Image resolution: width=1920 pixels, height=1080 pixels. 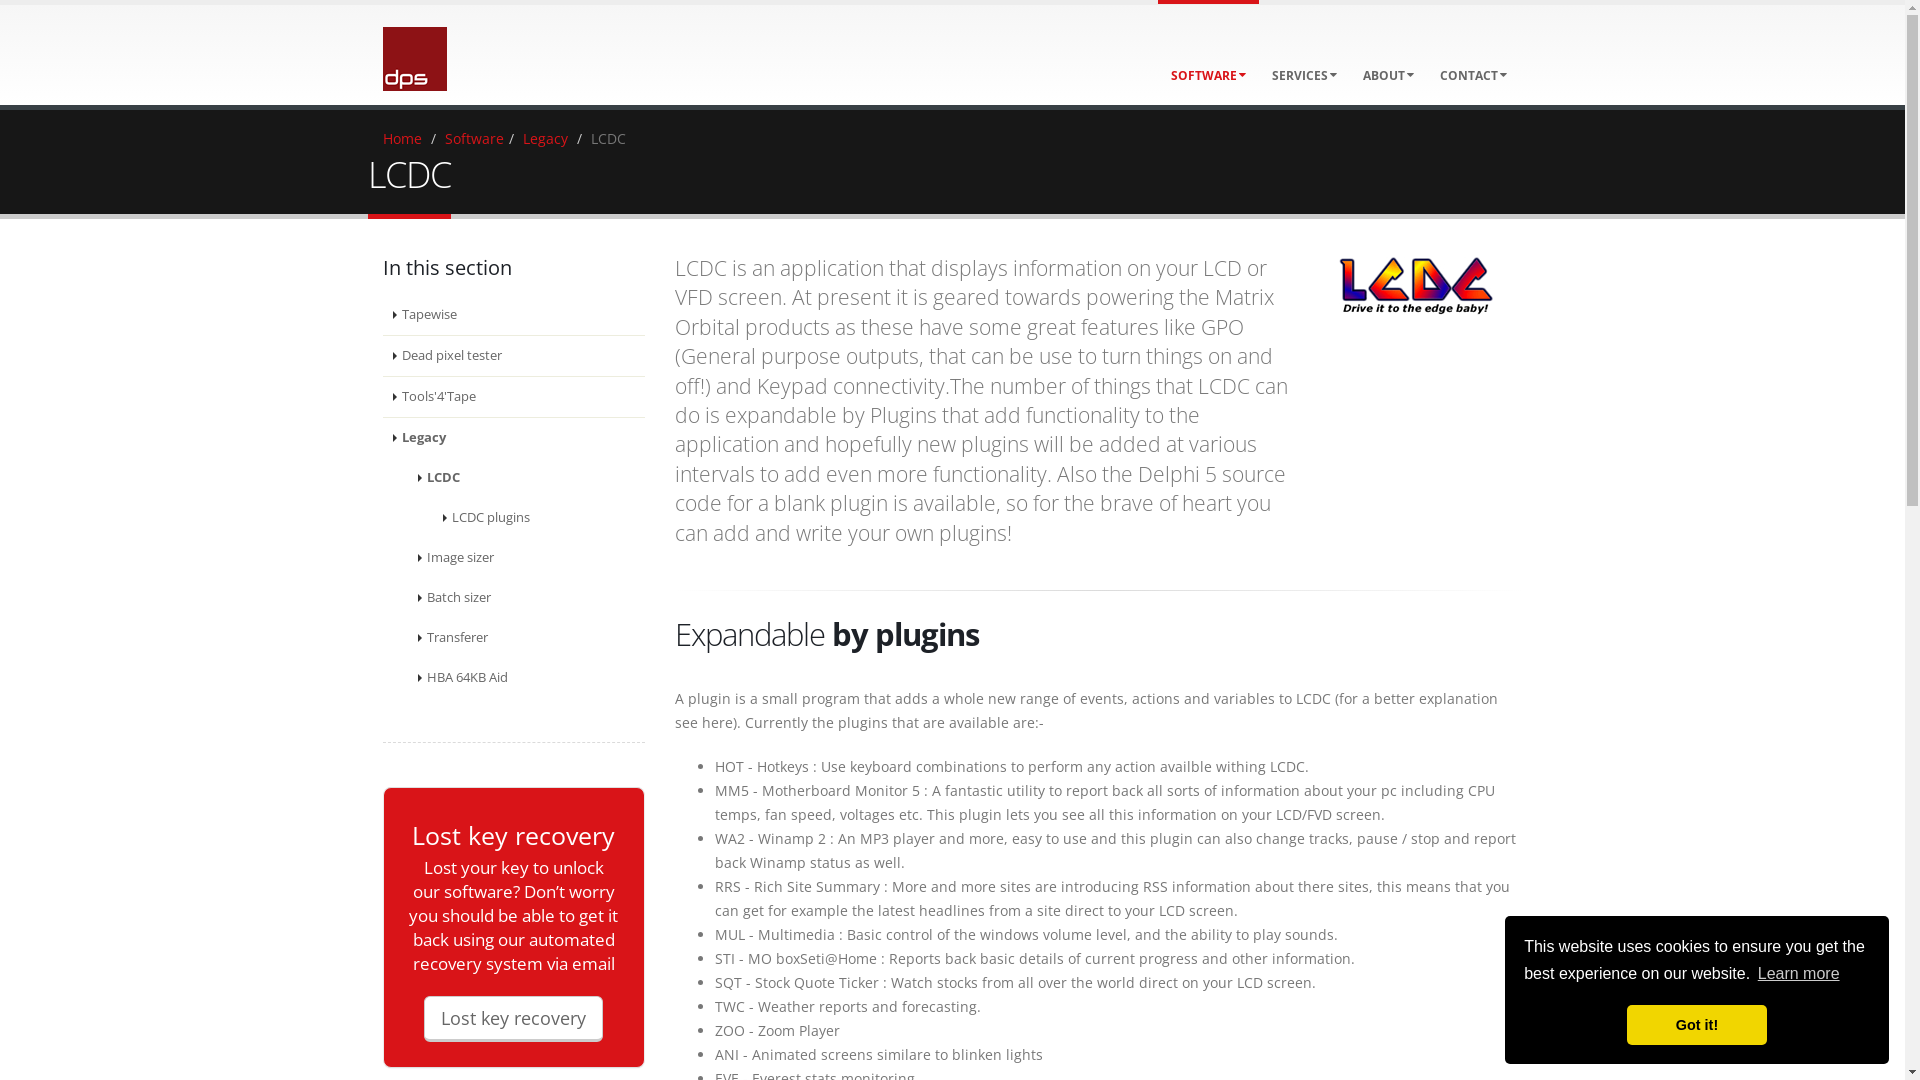 I want to click on 'Got it!', so click(x=1696, y=1025).